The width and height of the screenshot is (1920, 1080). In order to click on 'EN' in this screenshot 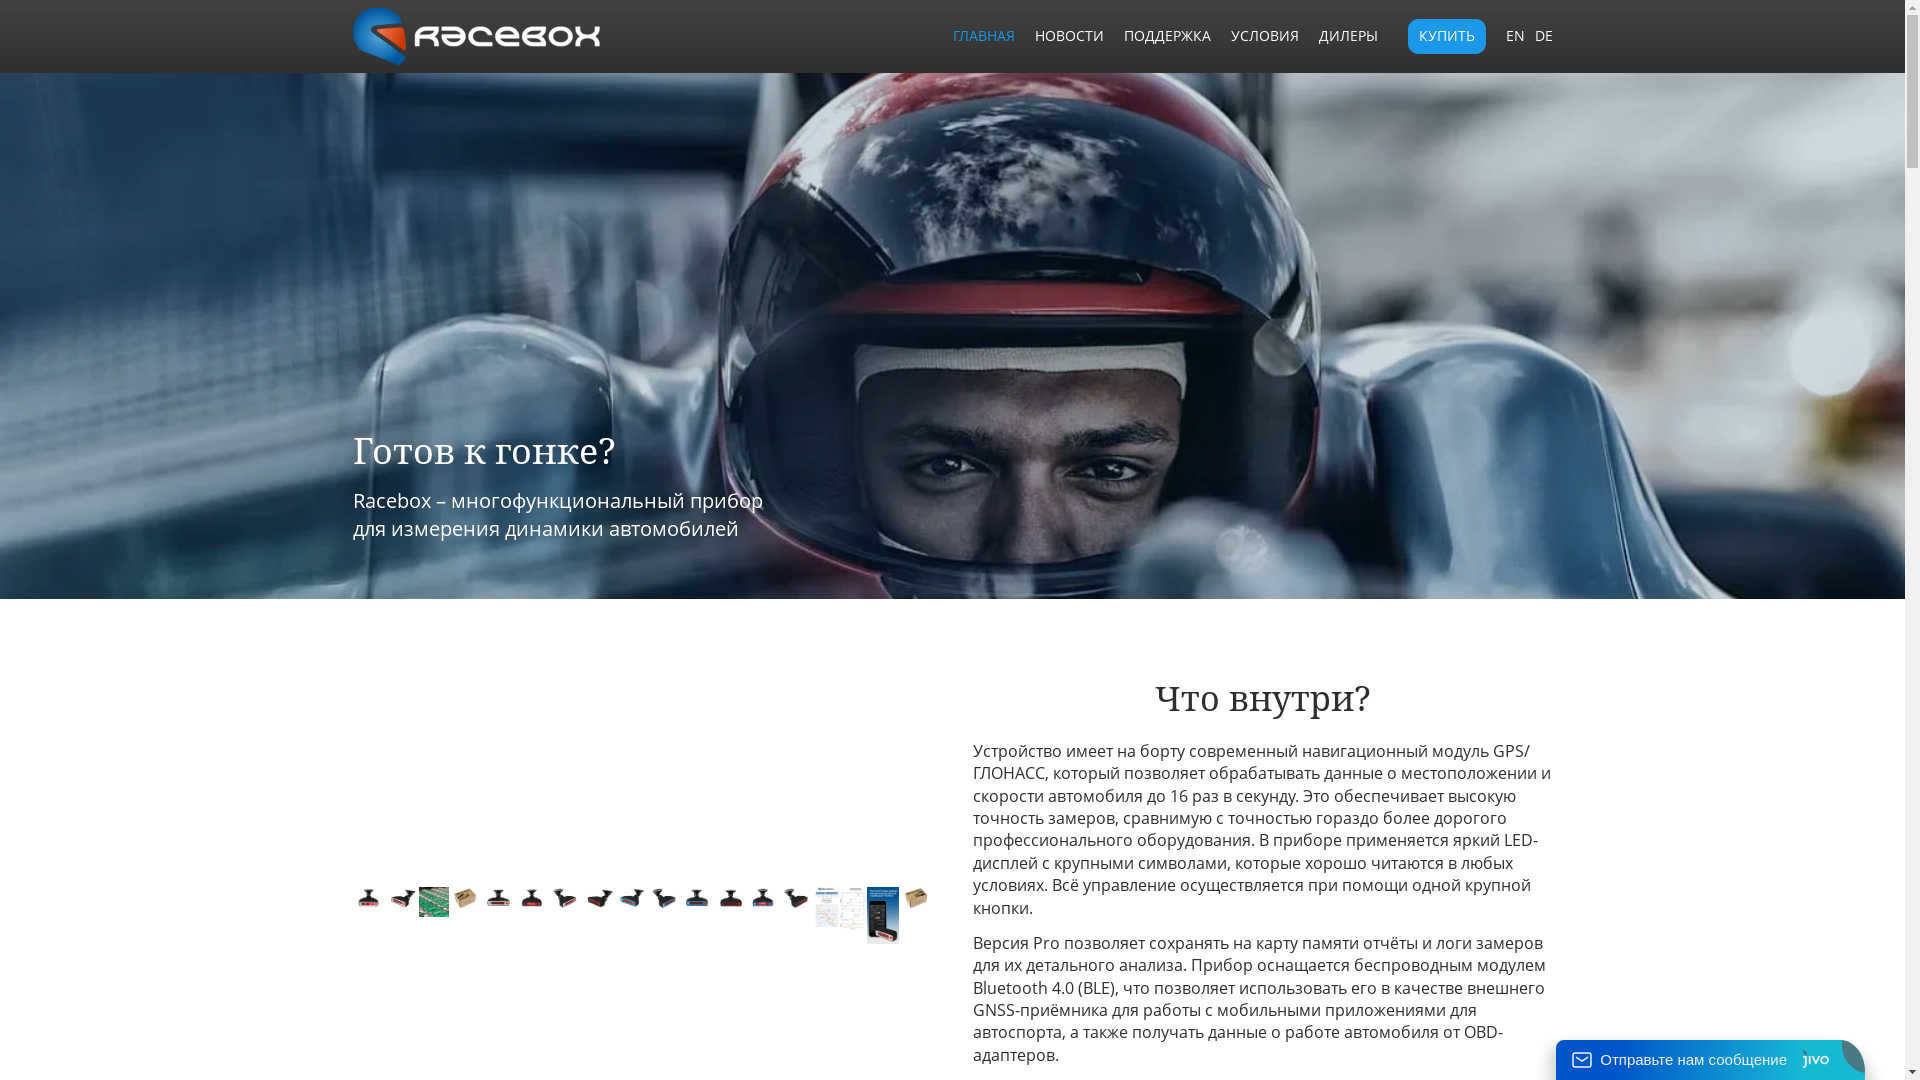, I will do `click(1515, 36)`.